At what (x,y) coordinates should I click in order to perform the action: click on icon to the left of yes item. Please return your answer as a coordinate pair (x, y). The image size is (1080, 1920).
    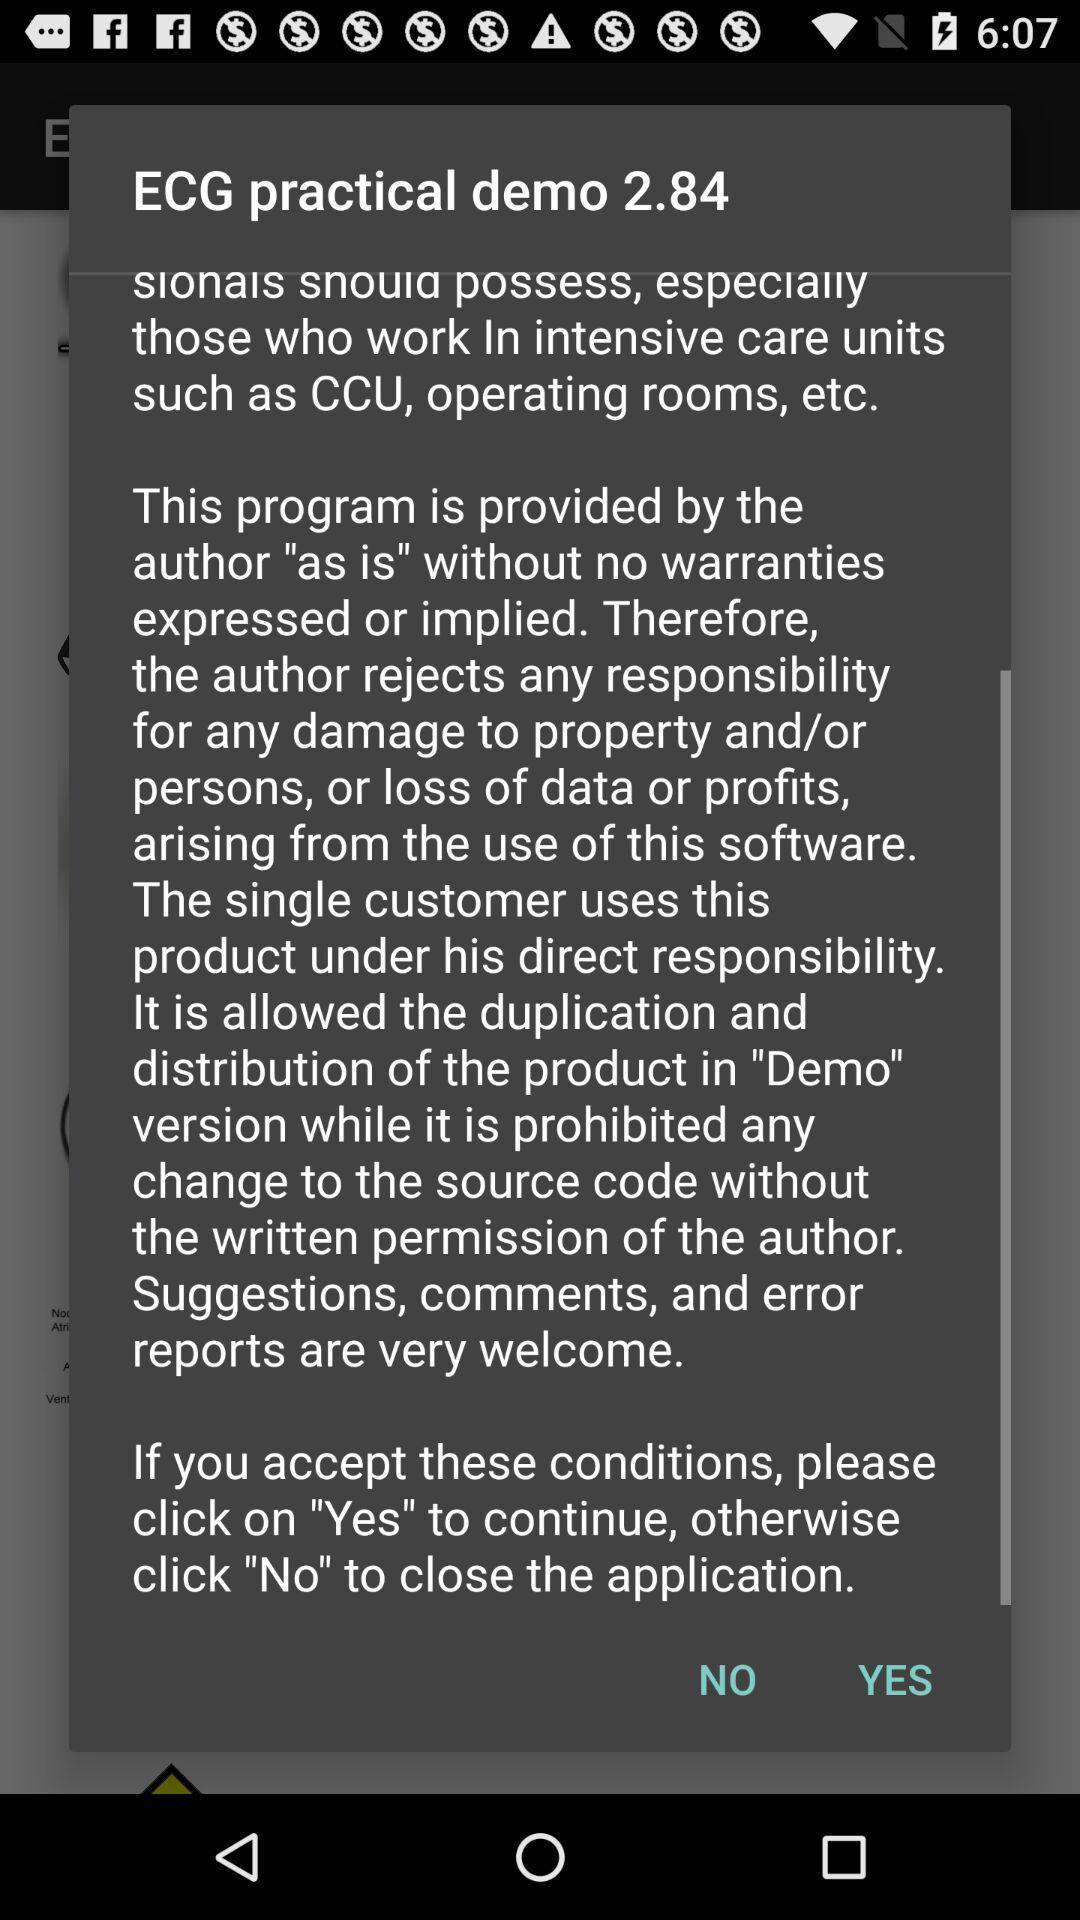
    Looking at the image, I should click on (727, 1678).